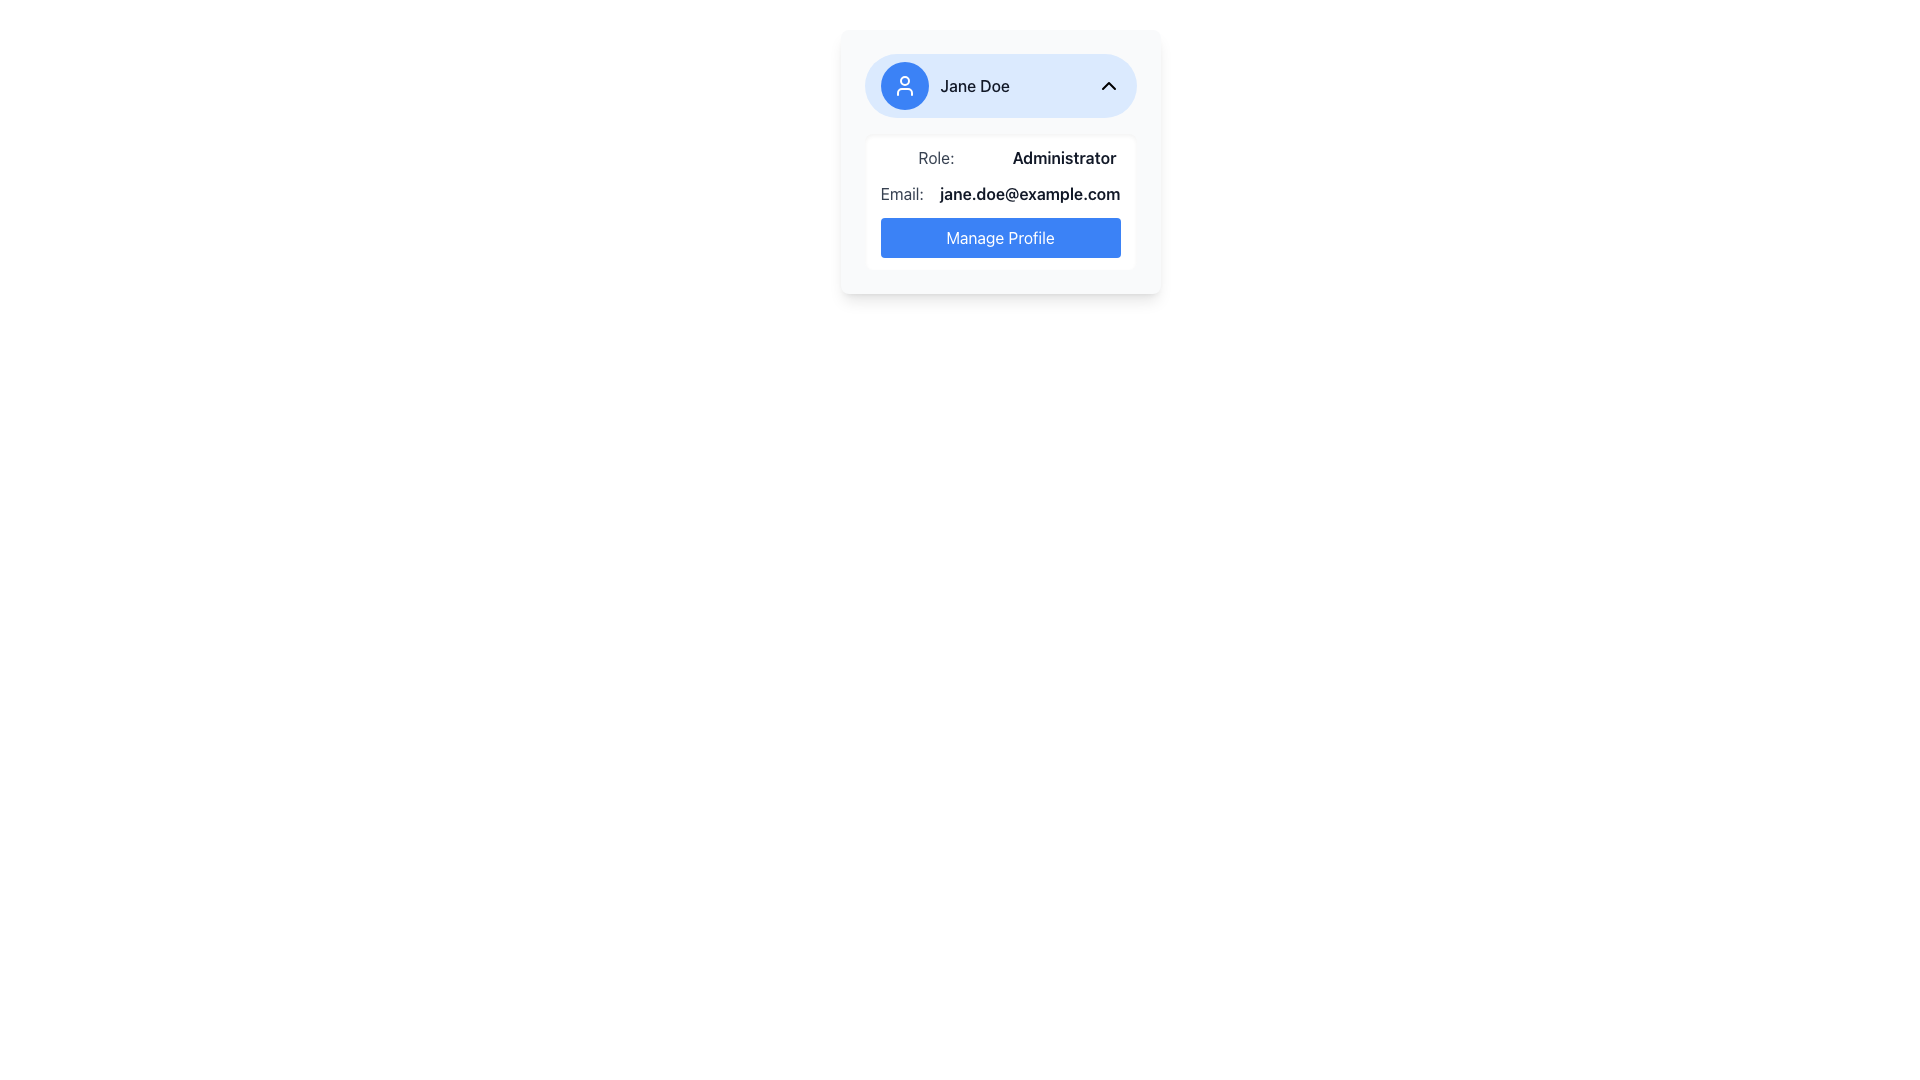  I want to click on the circular user profile icon located, so click(903, 84).